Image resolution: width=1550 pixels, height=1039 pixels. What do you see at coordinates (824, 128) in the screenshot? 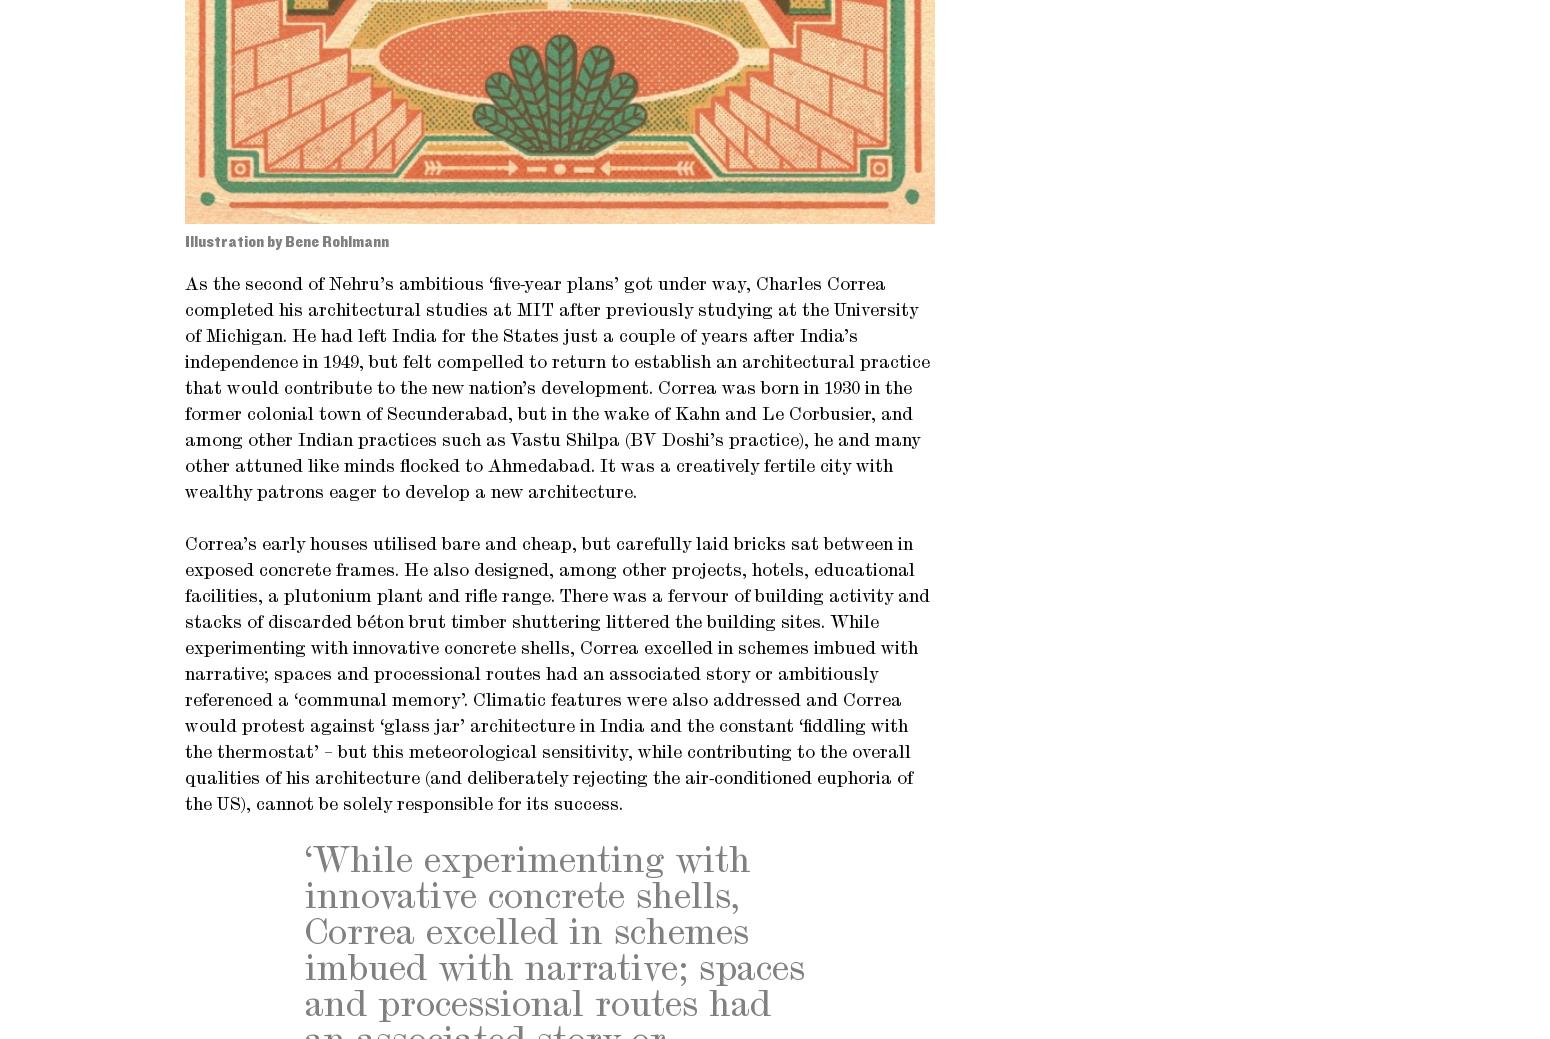
I see `'Privacy policy'` at bounding box center [824, 128].